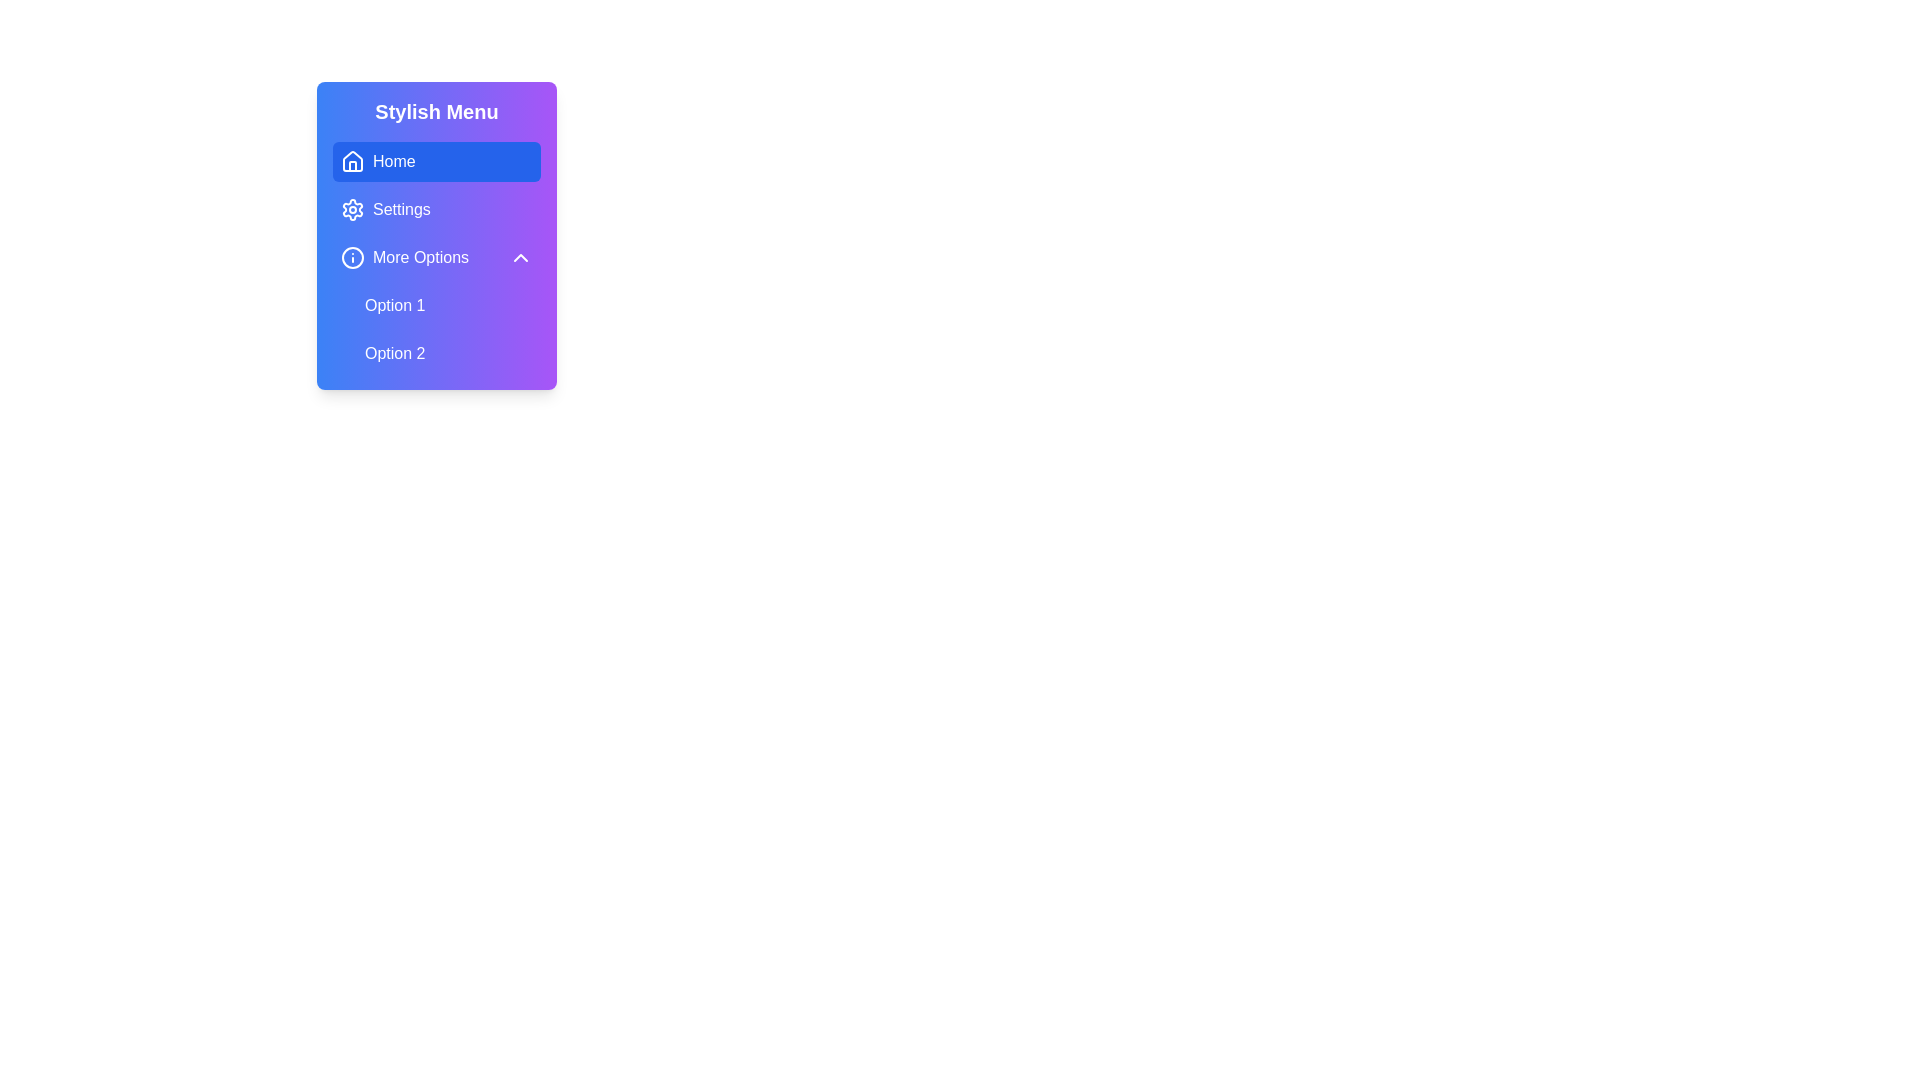  Describe the element at coordinates (403, 257) in the screenshot. I see `the Label with Icon located` at that location.